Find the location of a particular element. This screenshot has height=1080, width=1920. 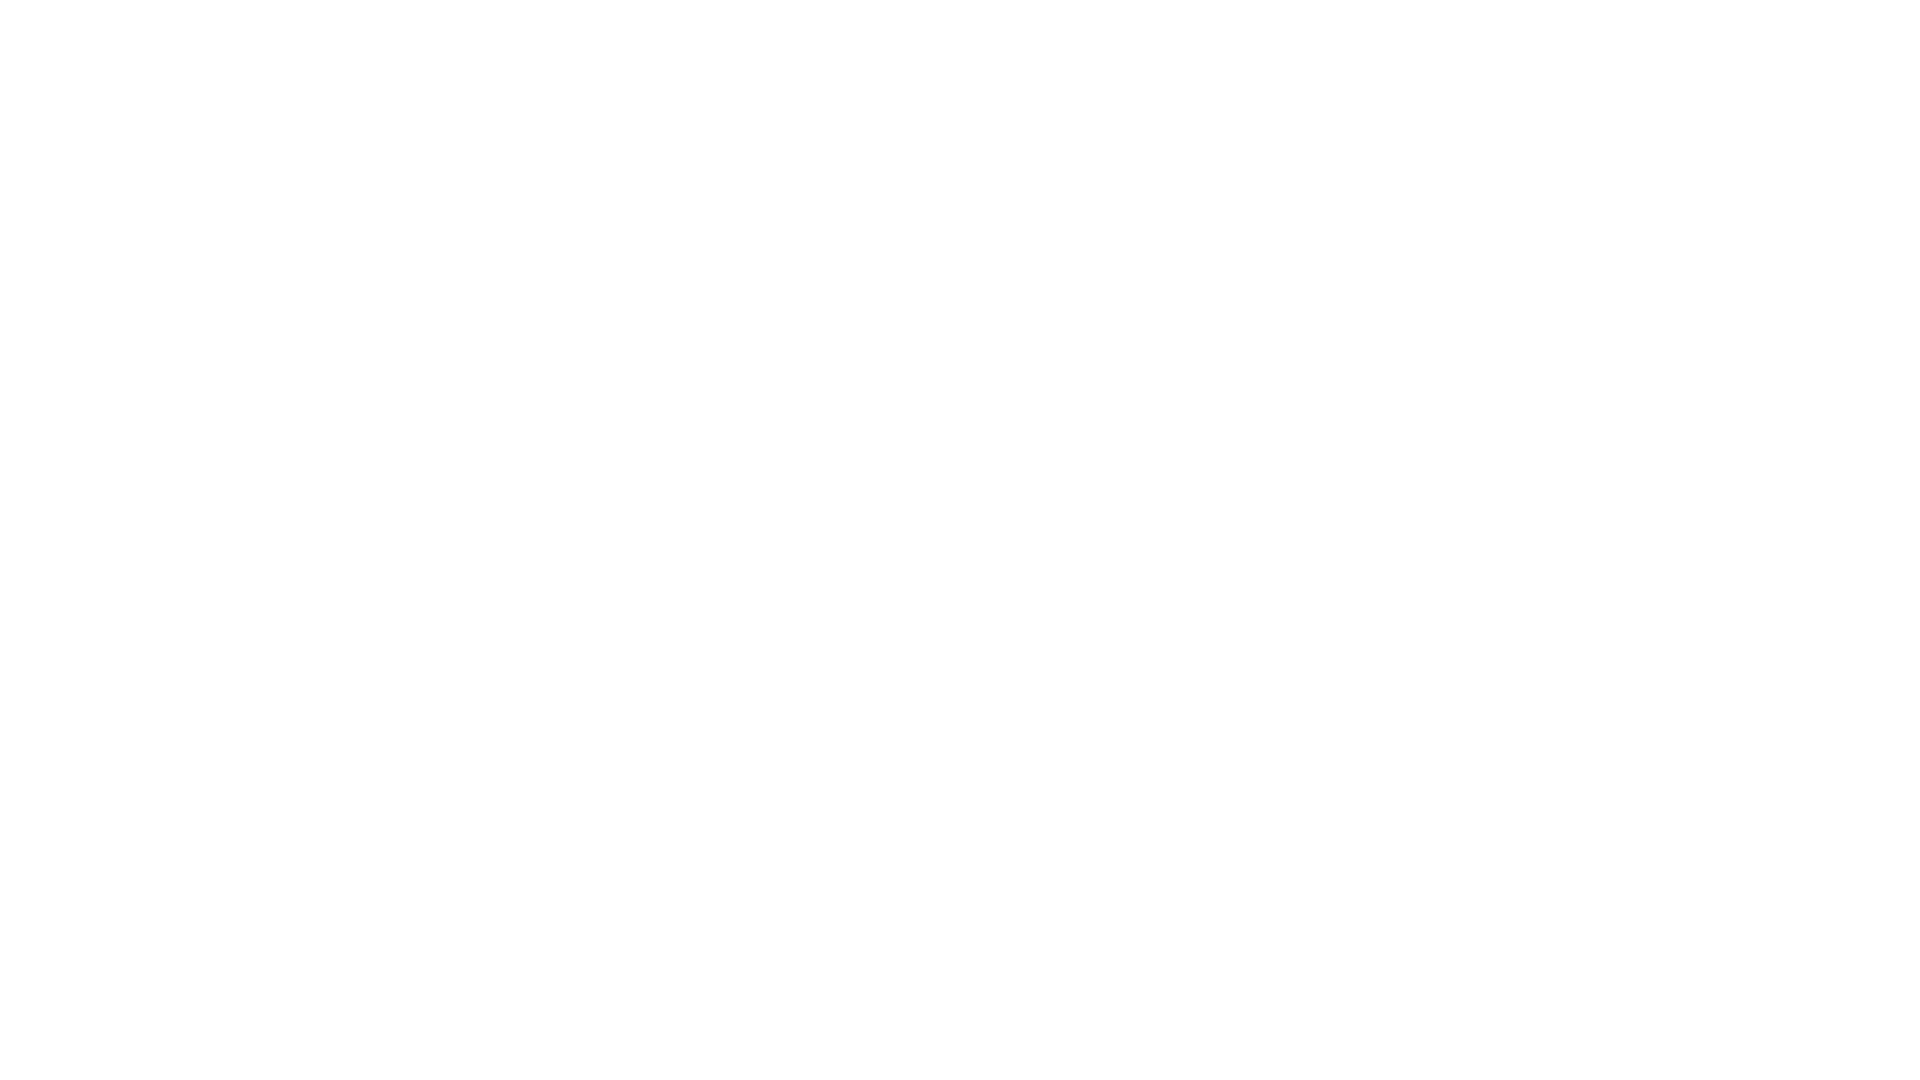

Cookies Settings is located at coordinates (1715, 1002).